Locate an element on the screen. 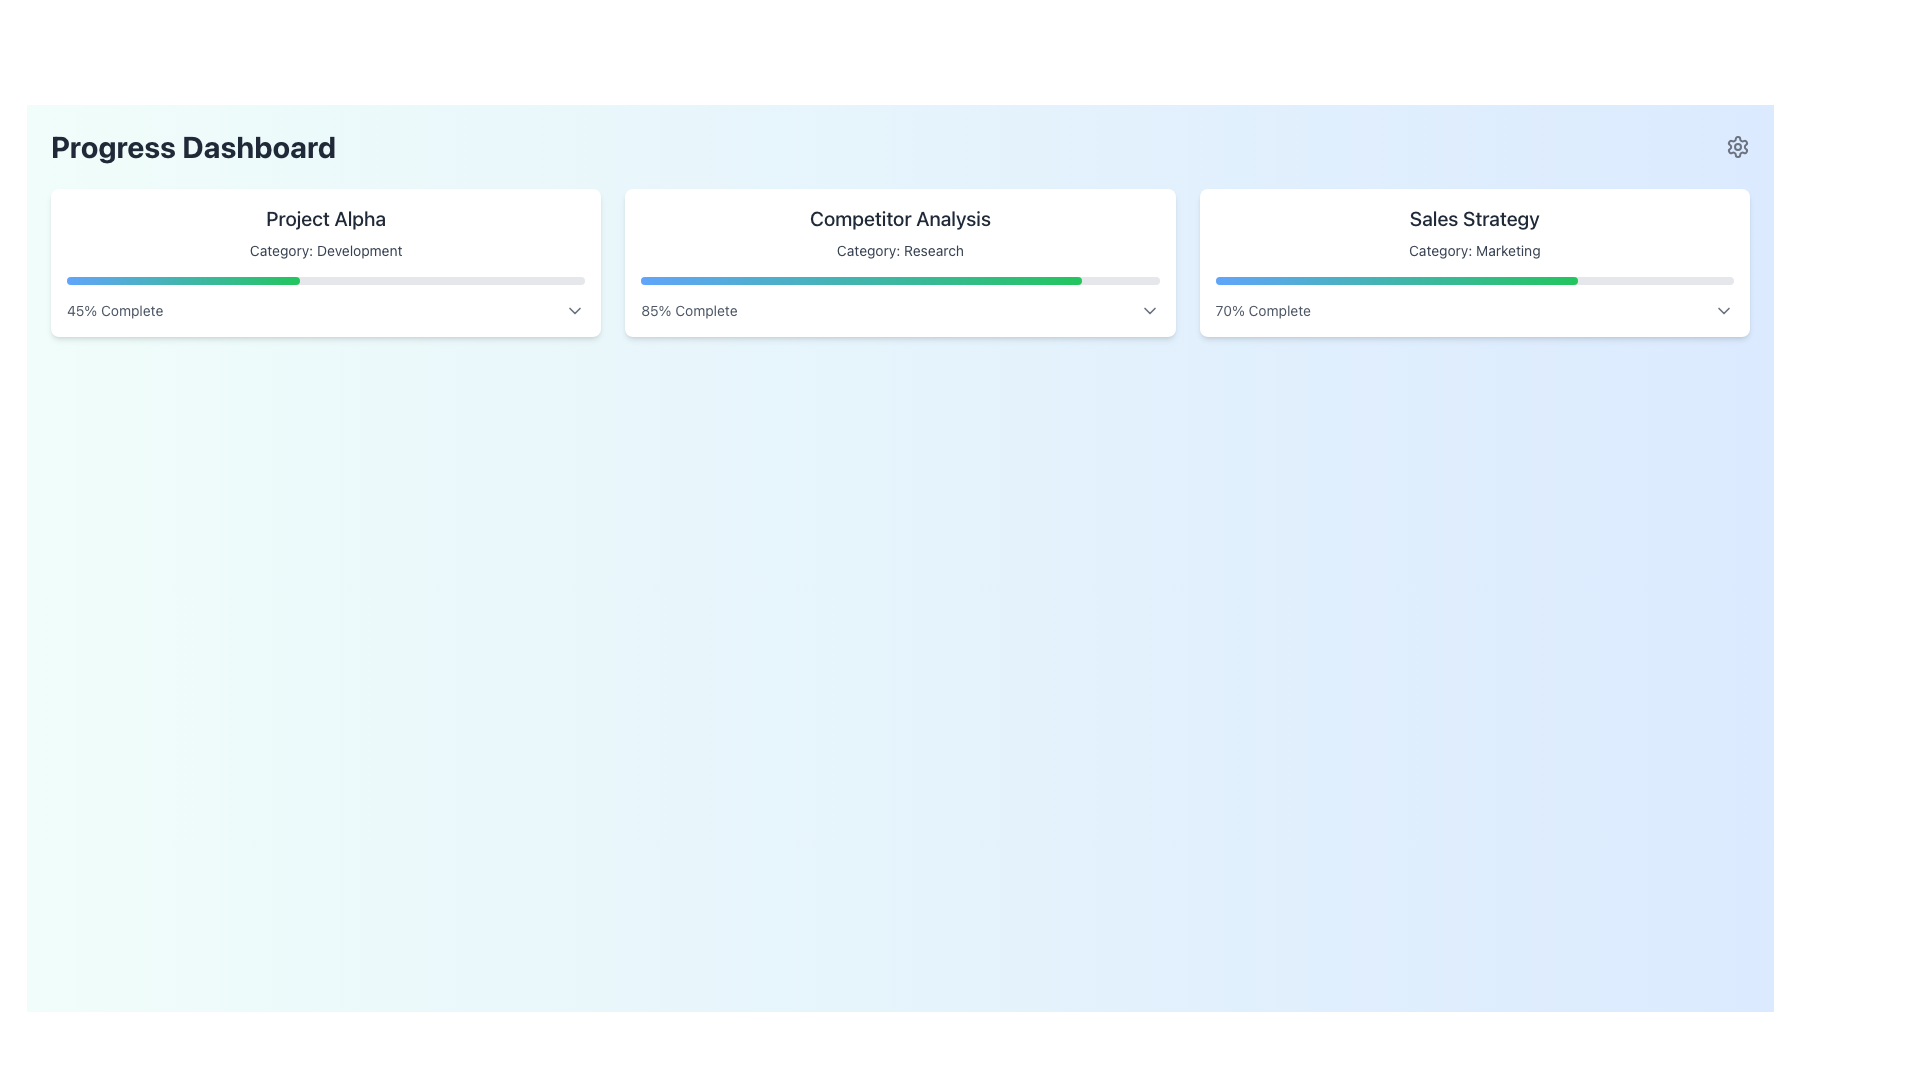 The image size is (1920, 1080). the static text label displaying 'Category: Marketing', which is located below the 'Sales Strategy' heading and above the progress indicator in the third card of the dashboard interface is located at coordinates (1474, 249).